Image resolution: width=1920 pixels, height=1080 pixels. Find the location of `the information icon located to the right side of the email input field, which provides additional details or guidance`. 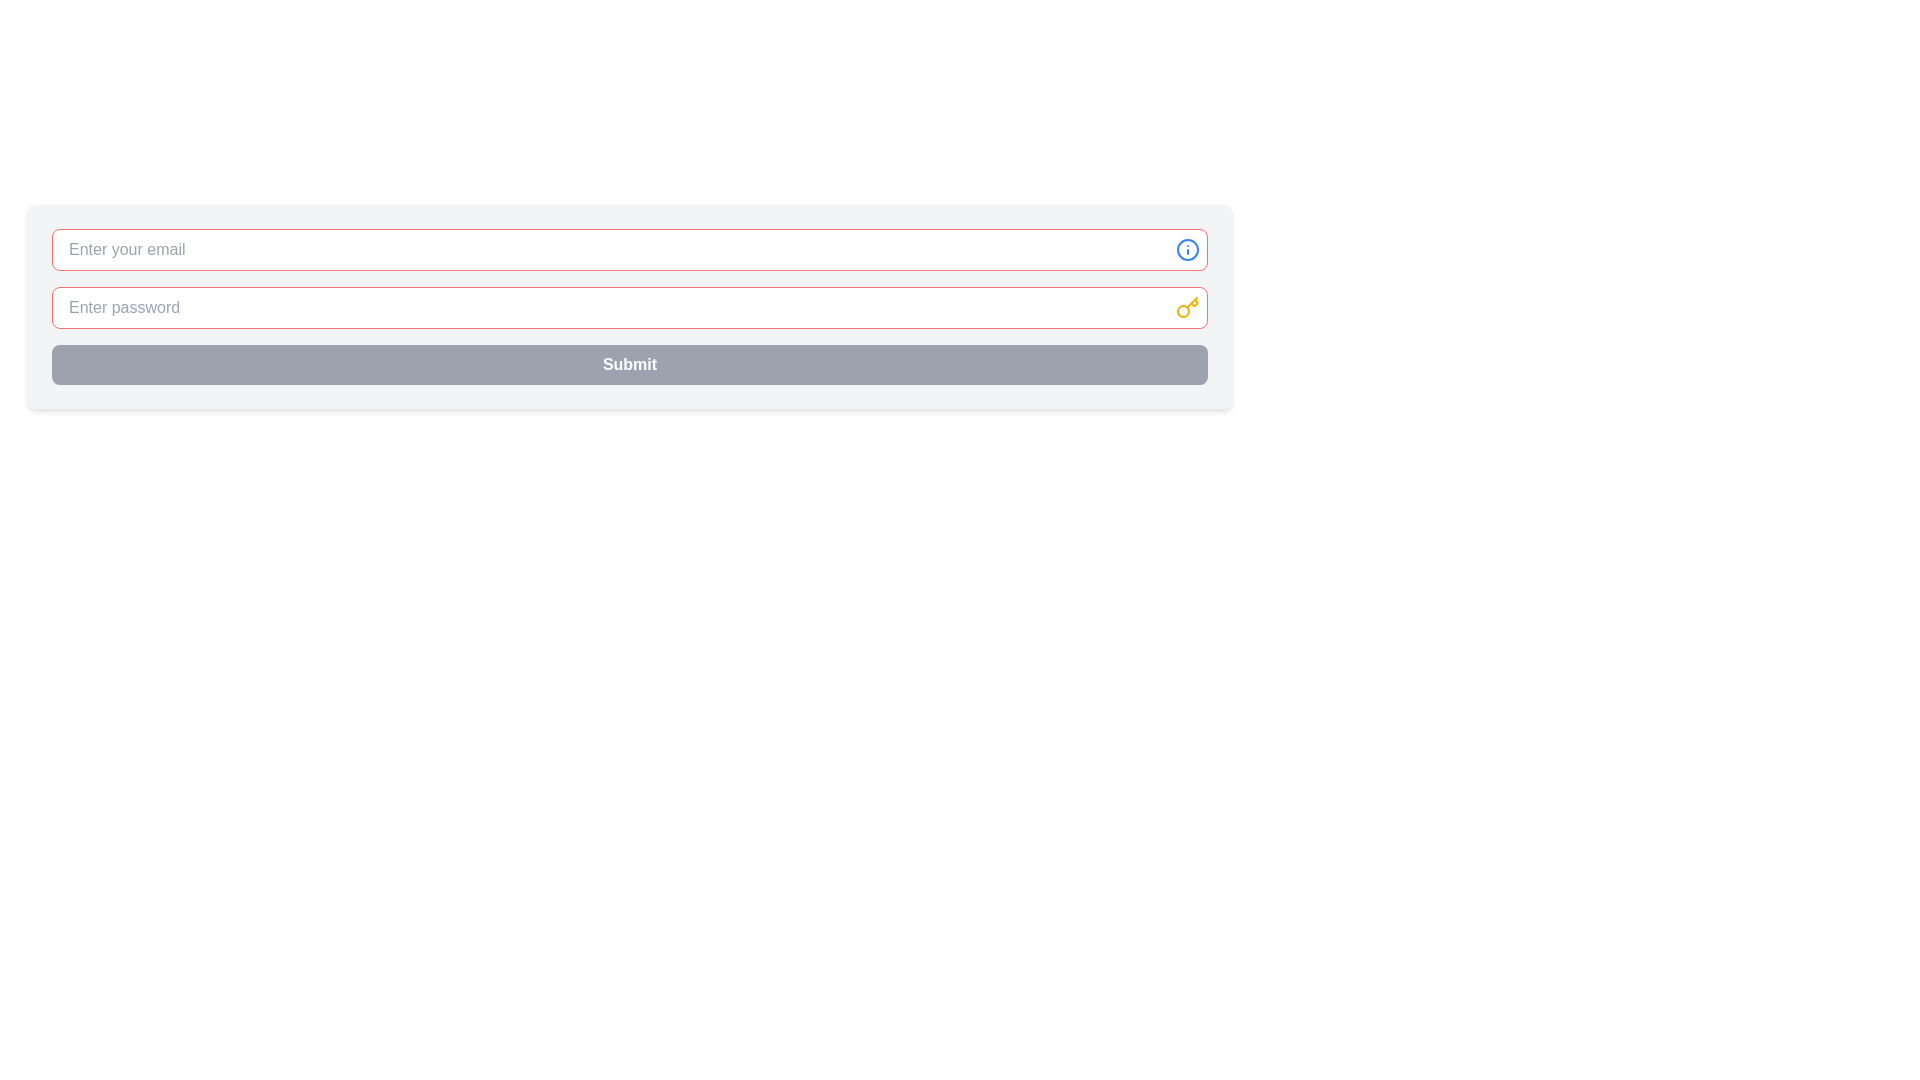

the information icon located to the right side of the email input field, which provides additional details or guidance is located at coordinates (1188, 249).